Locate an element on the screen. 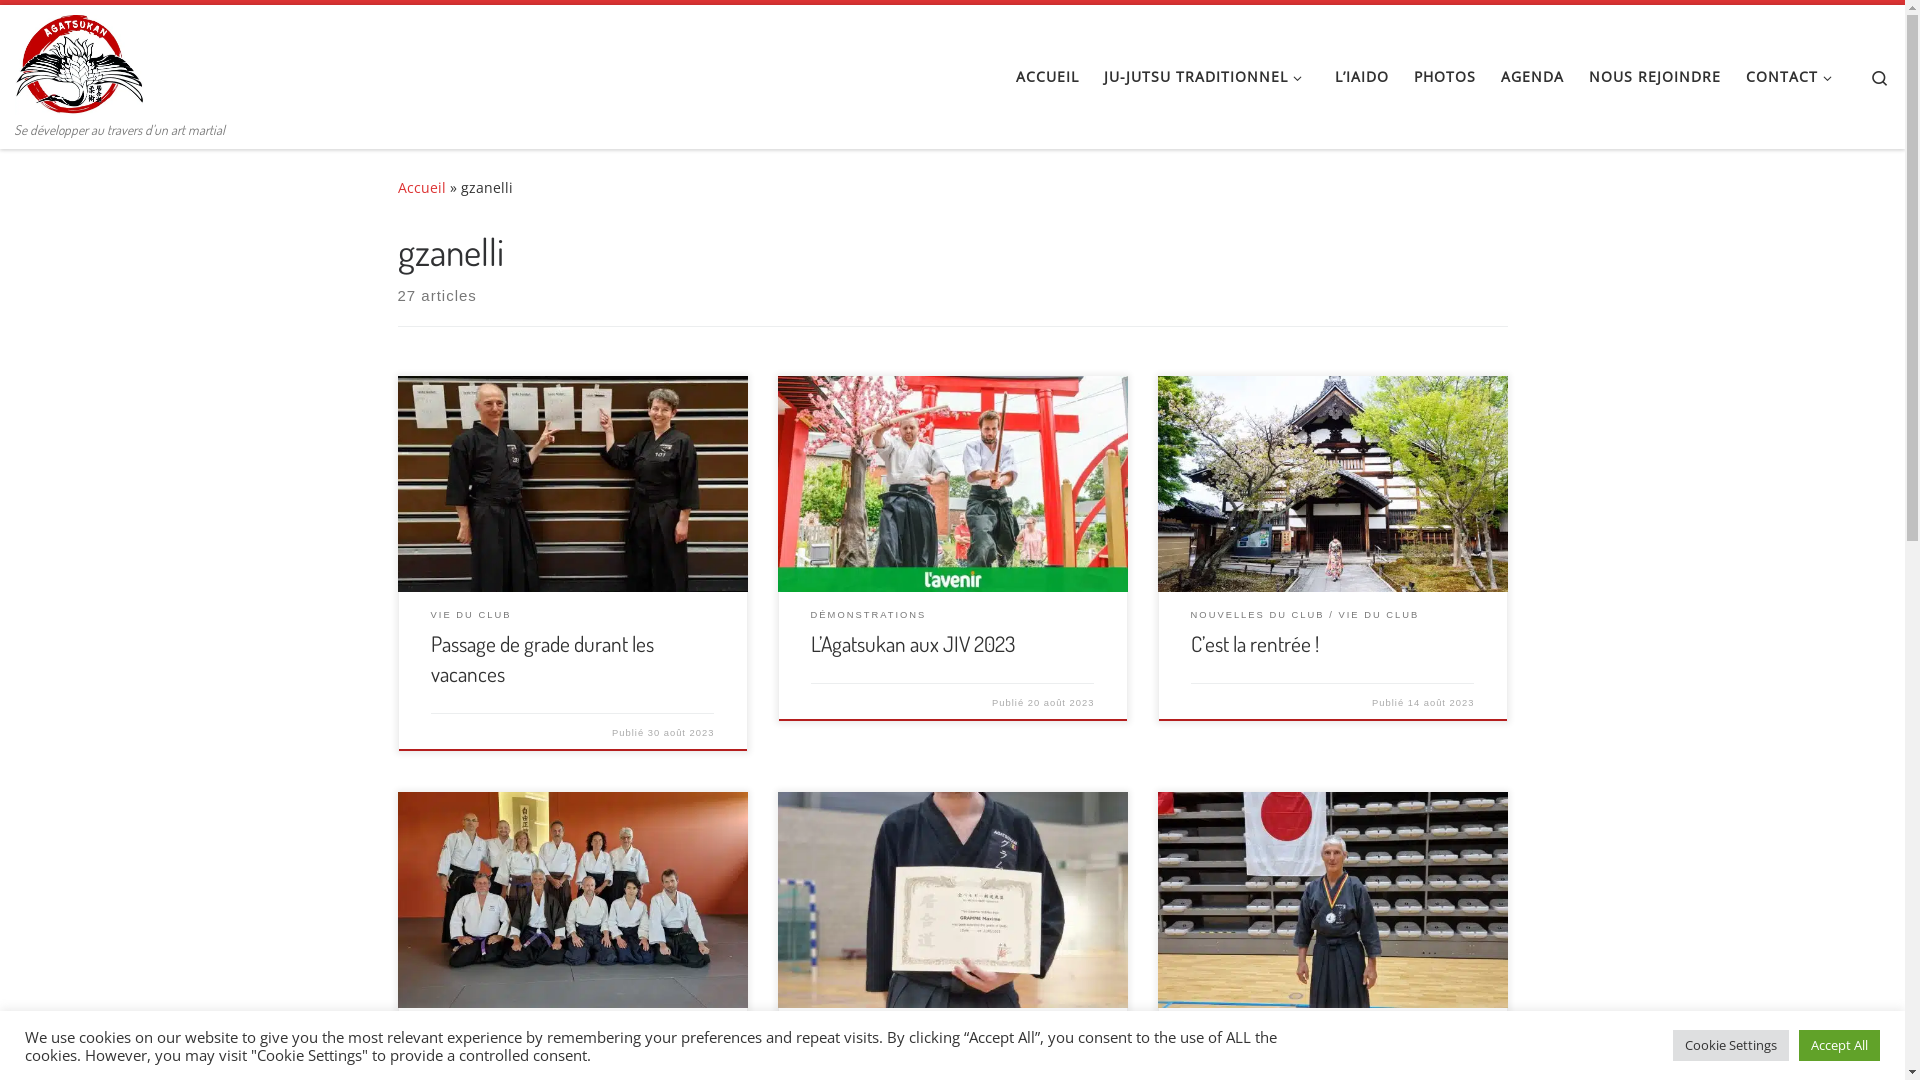 The width and height of the screenshot is (1920, 1080). 'ACCUEIL' is located at coordinates (1046, 76).